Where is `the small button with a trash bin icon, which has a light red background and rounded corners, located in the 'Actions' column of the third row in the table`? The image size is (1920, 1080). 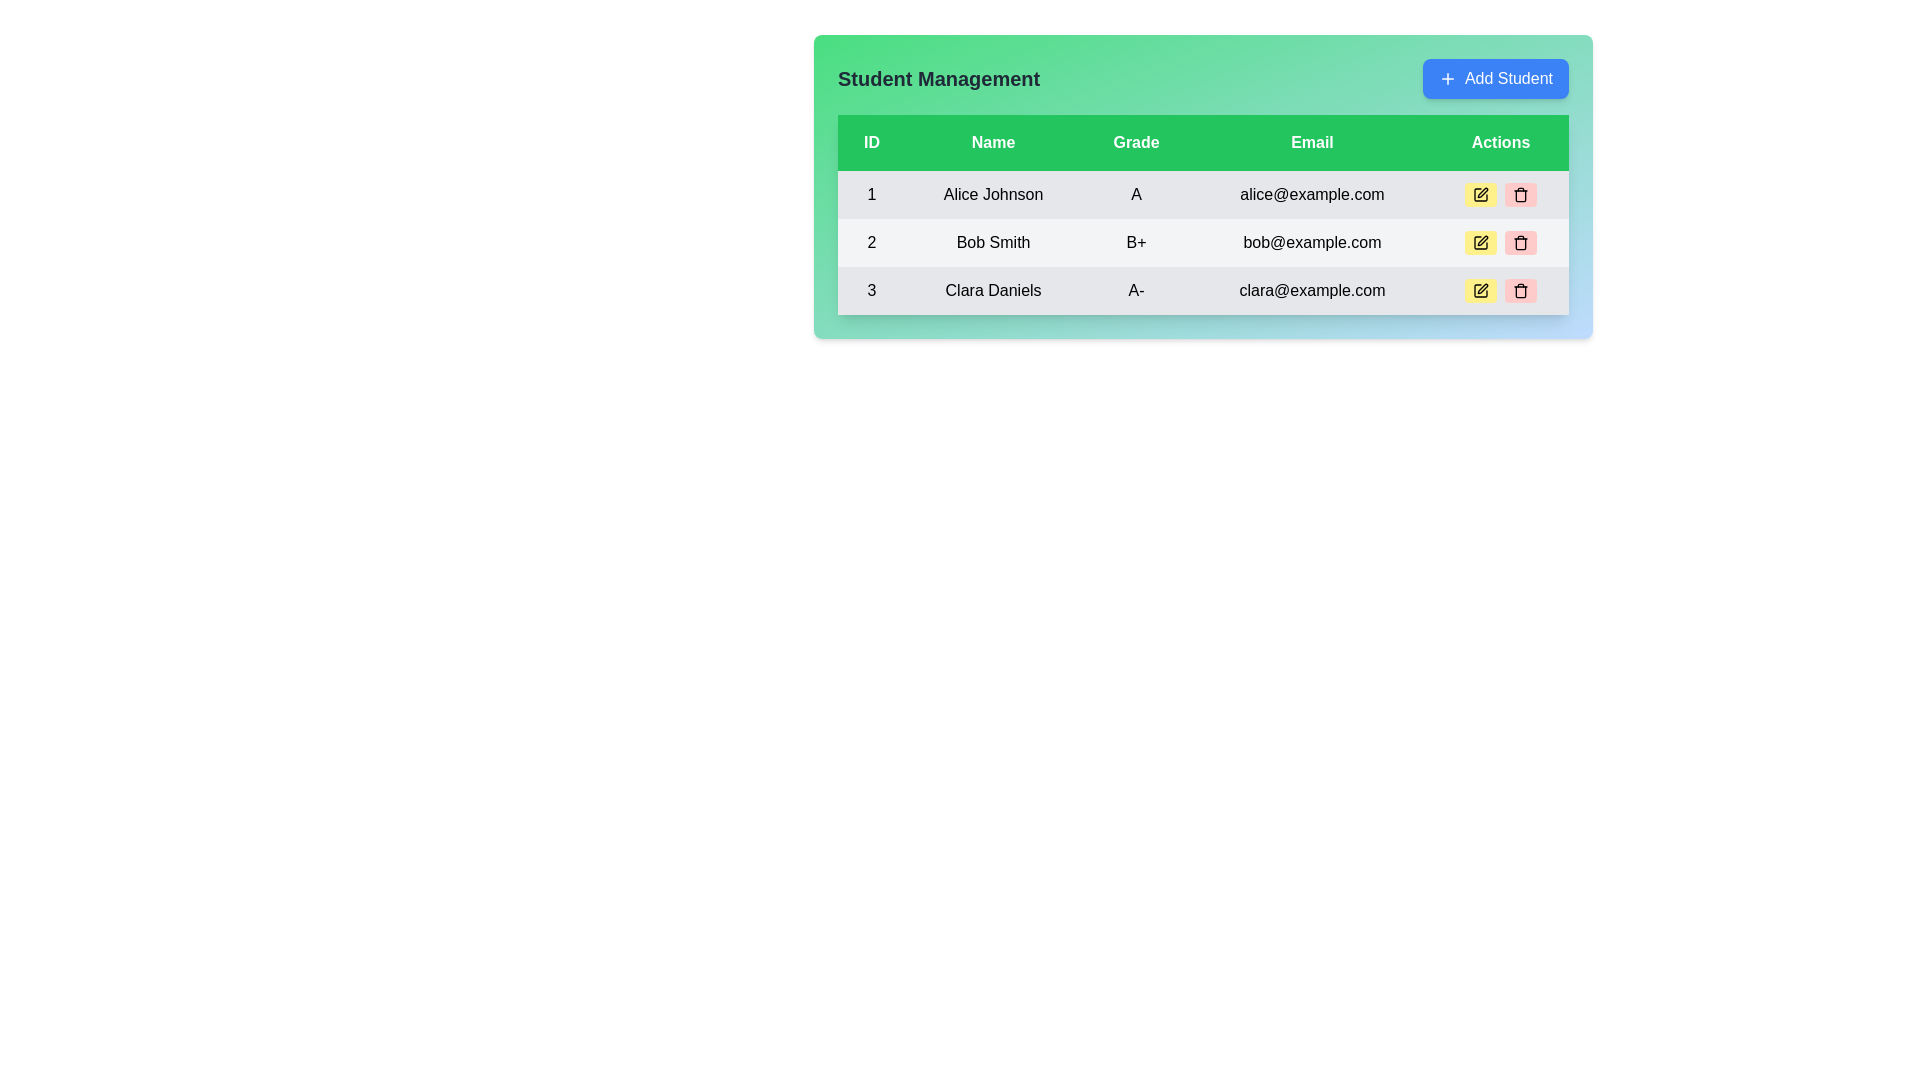 the small button with a trash bin icon, which has a light red background and rounded corners, located in the 'Actions' column of the third row in the table is located at coordinates (1520, 290).